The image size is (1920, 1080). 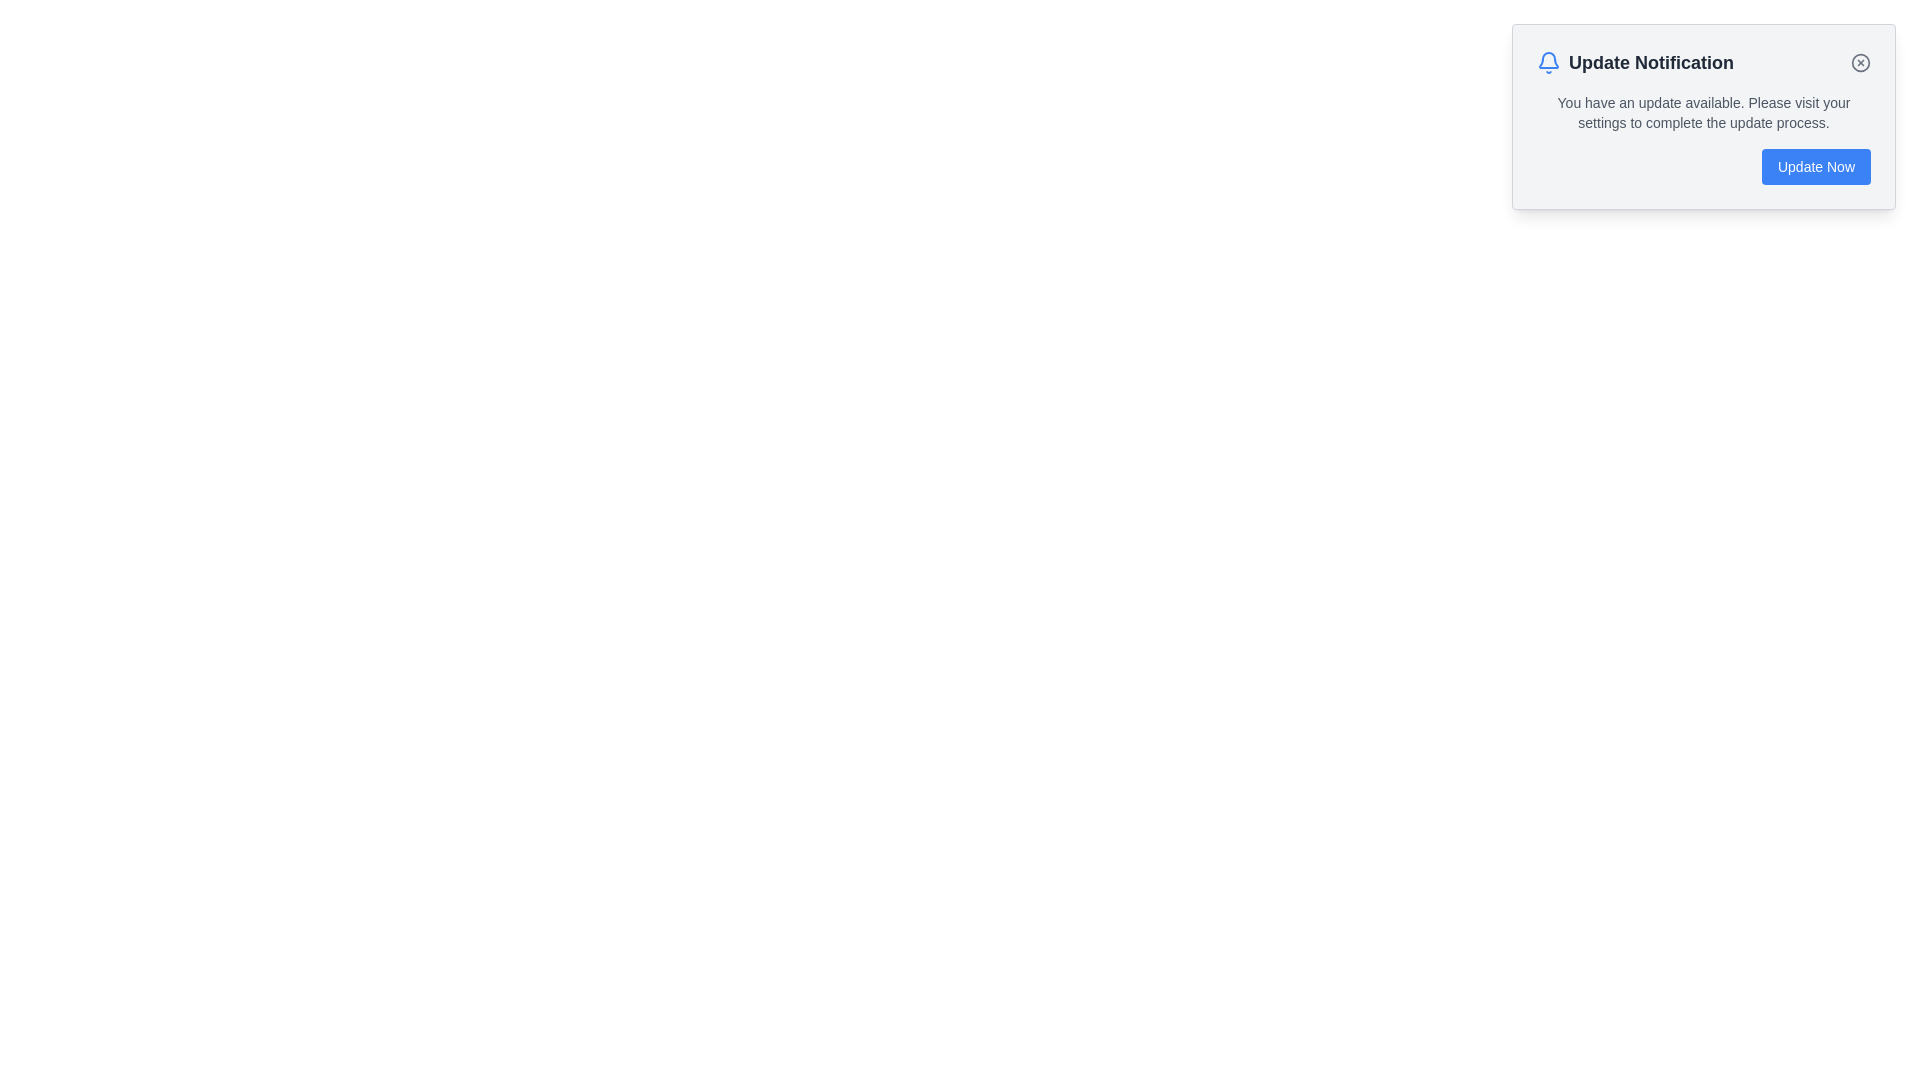 I want to click on the text block stating 'You have an update available. Please visit your settings to complete the update process.' located in the 'Update Notification' dialog box, so click(x=1703, y=112).